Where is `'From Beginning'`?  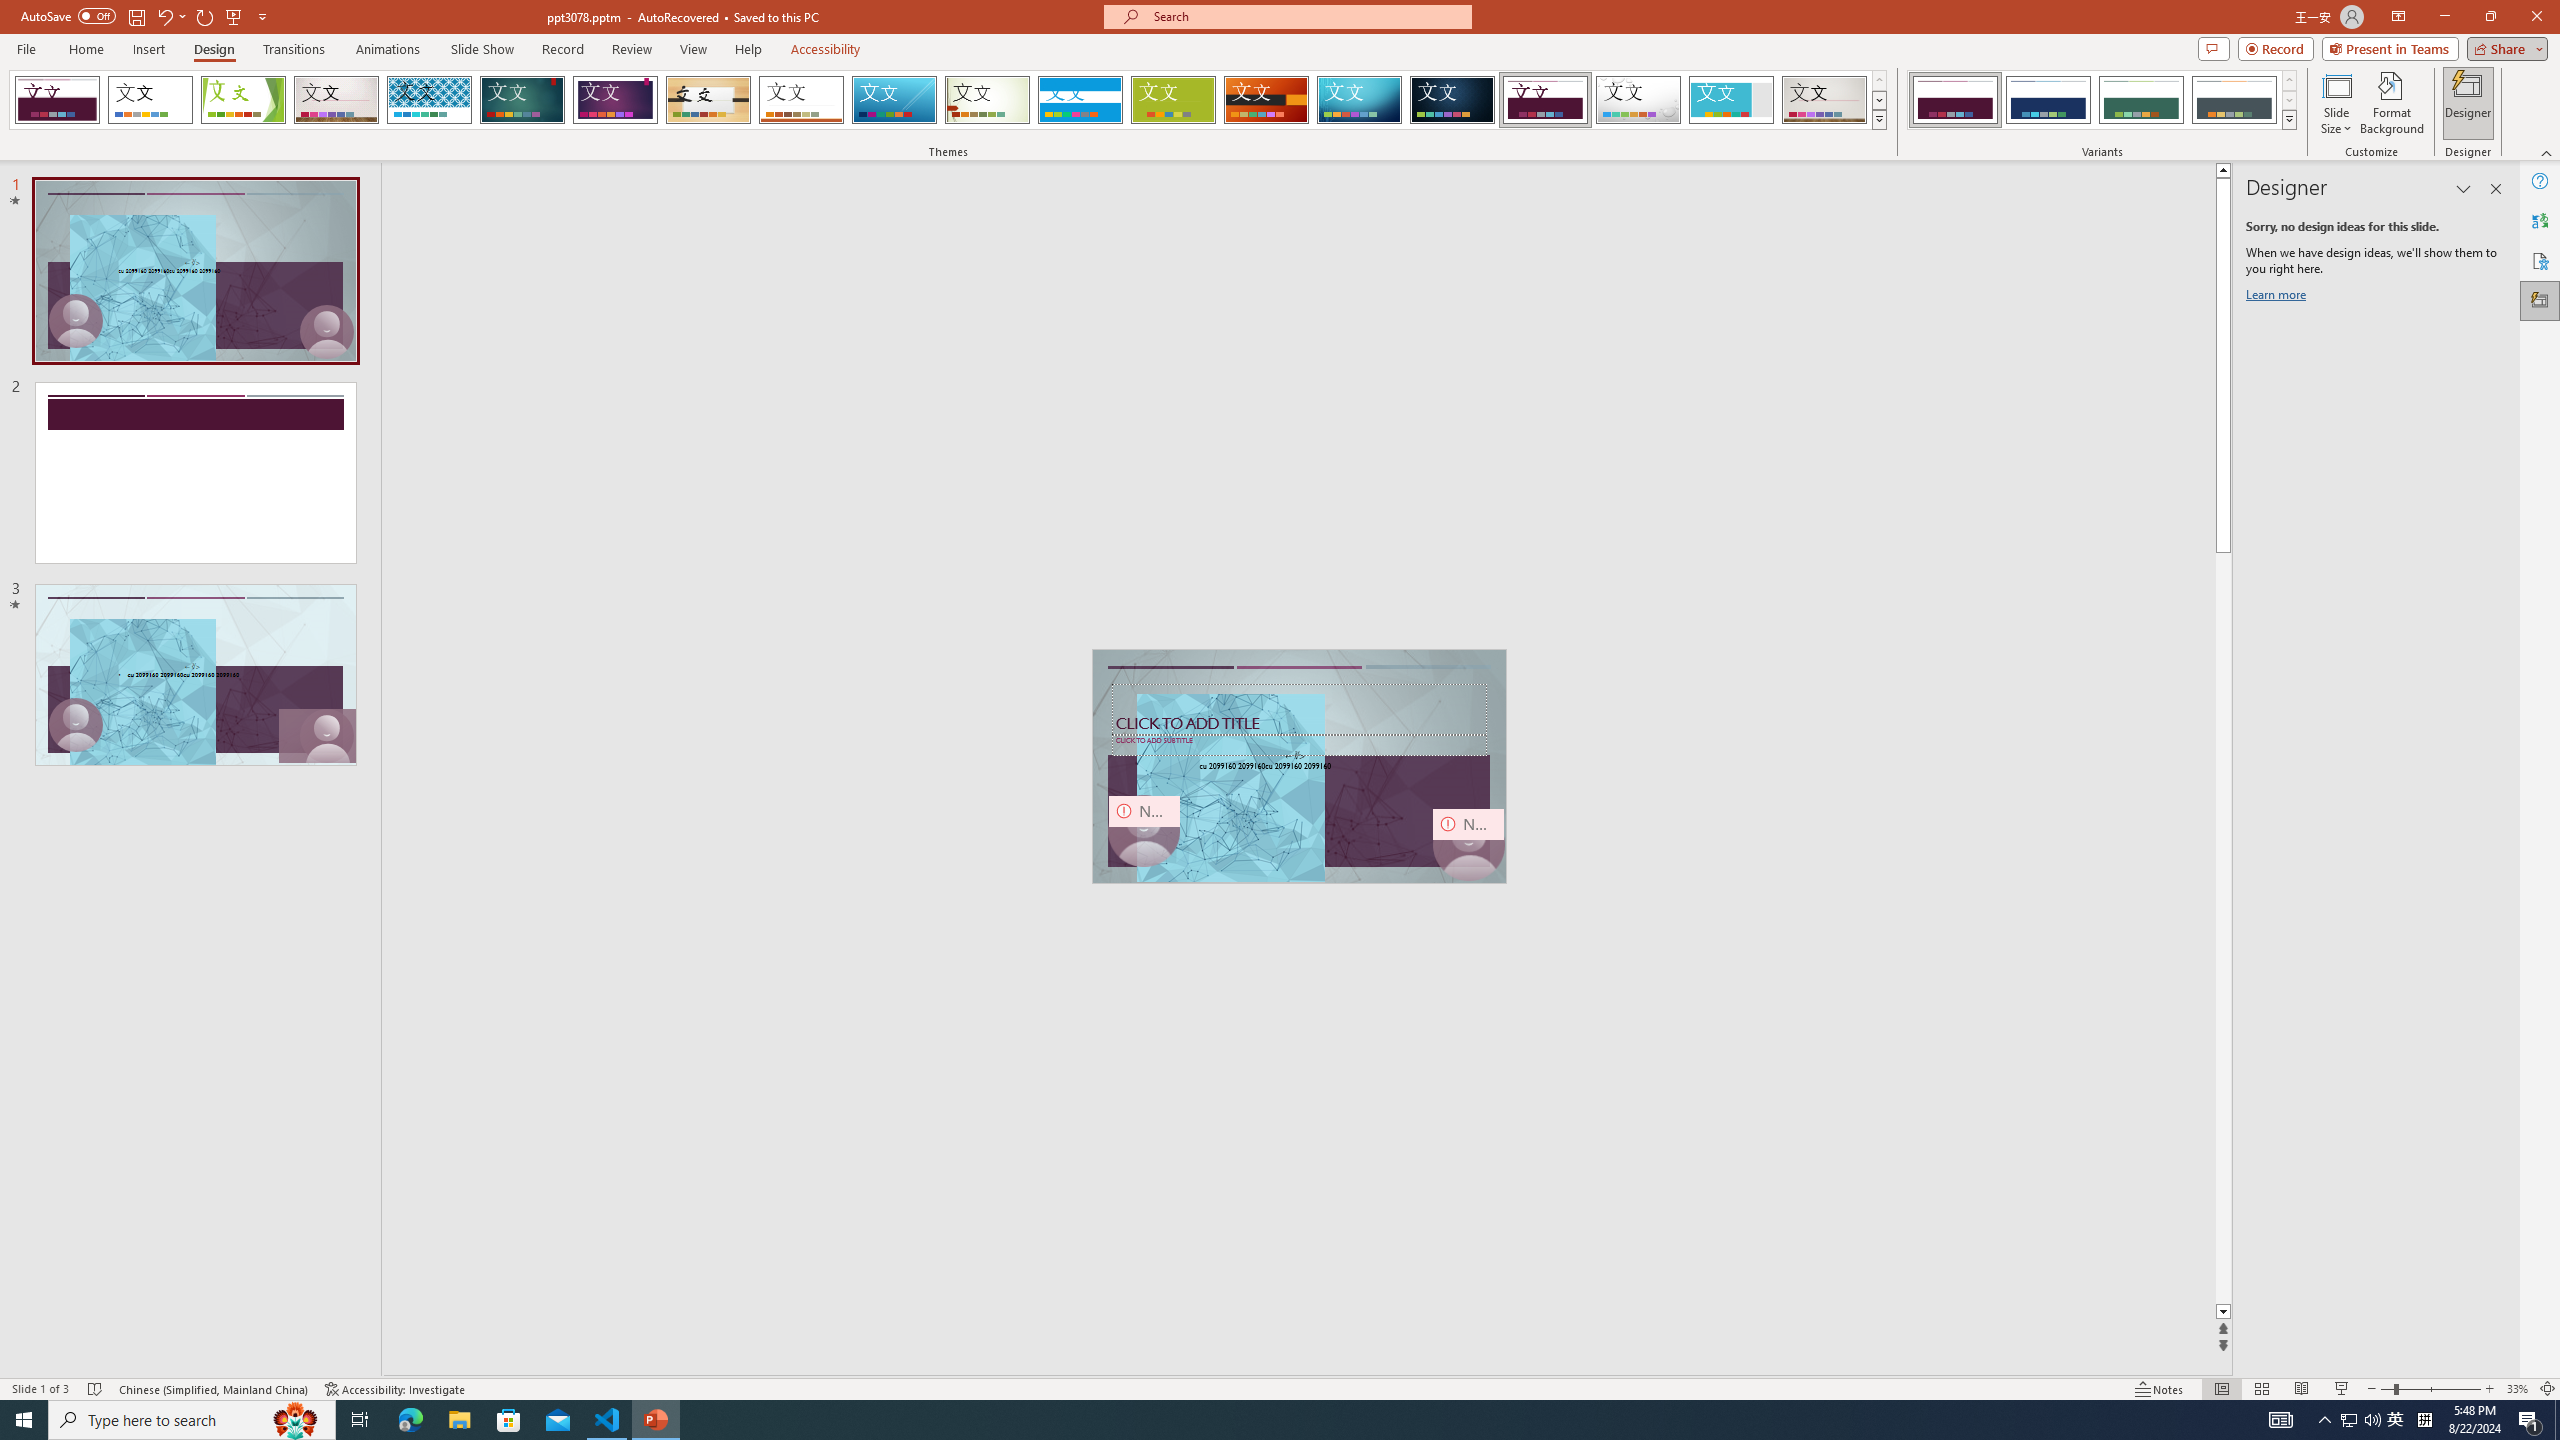
'From Beginning' is located at coordinates (233, 15).